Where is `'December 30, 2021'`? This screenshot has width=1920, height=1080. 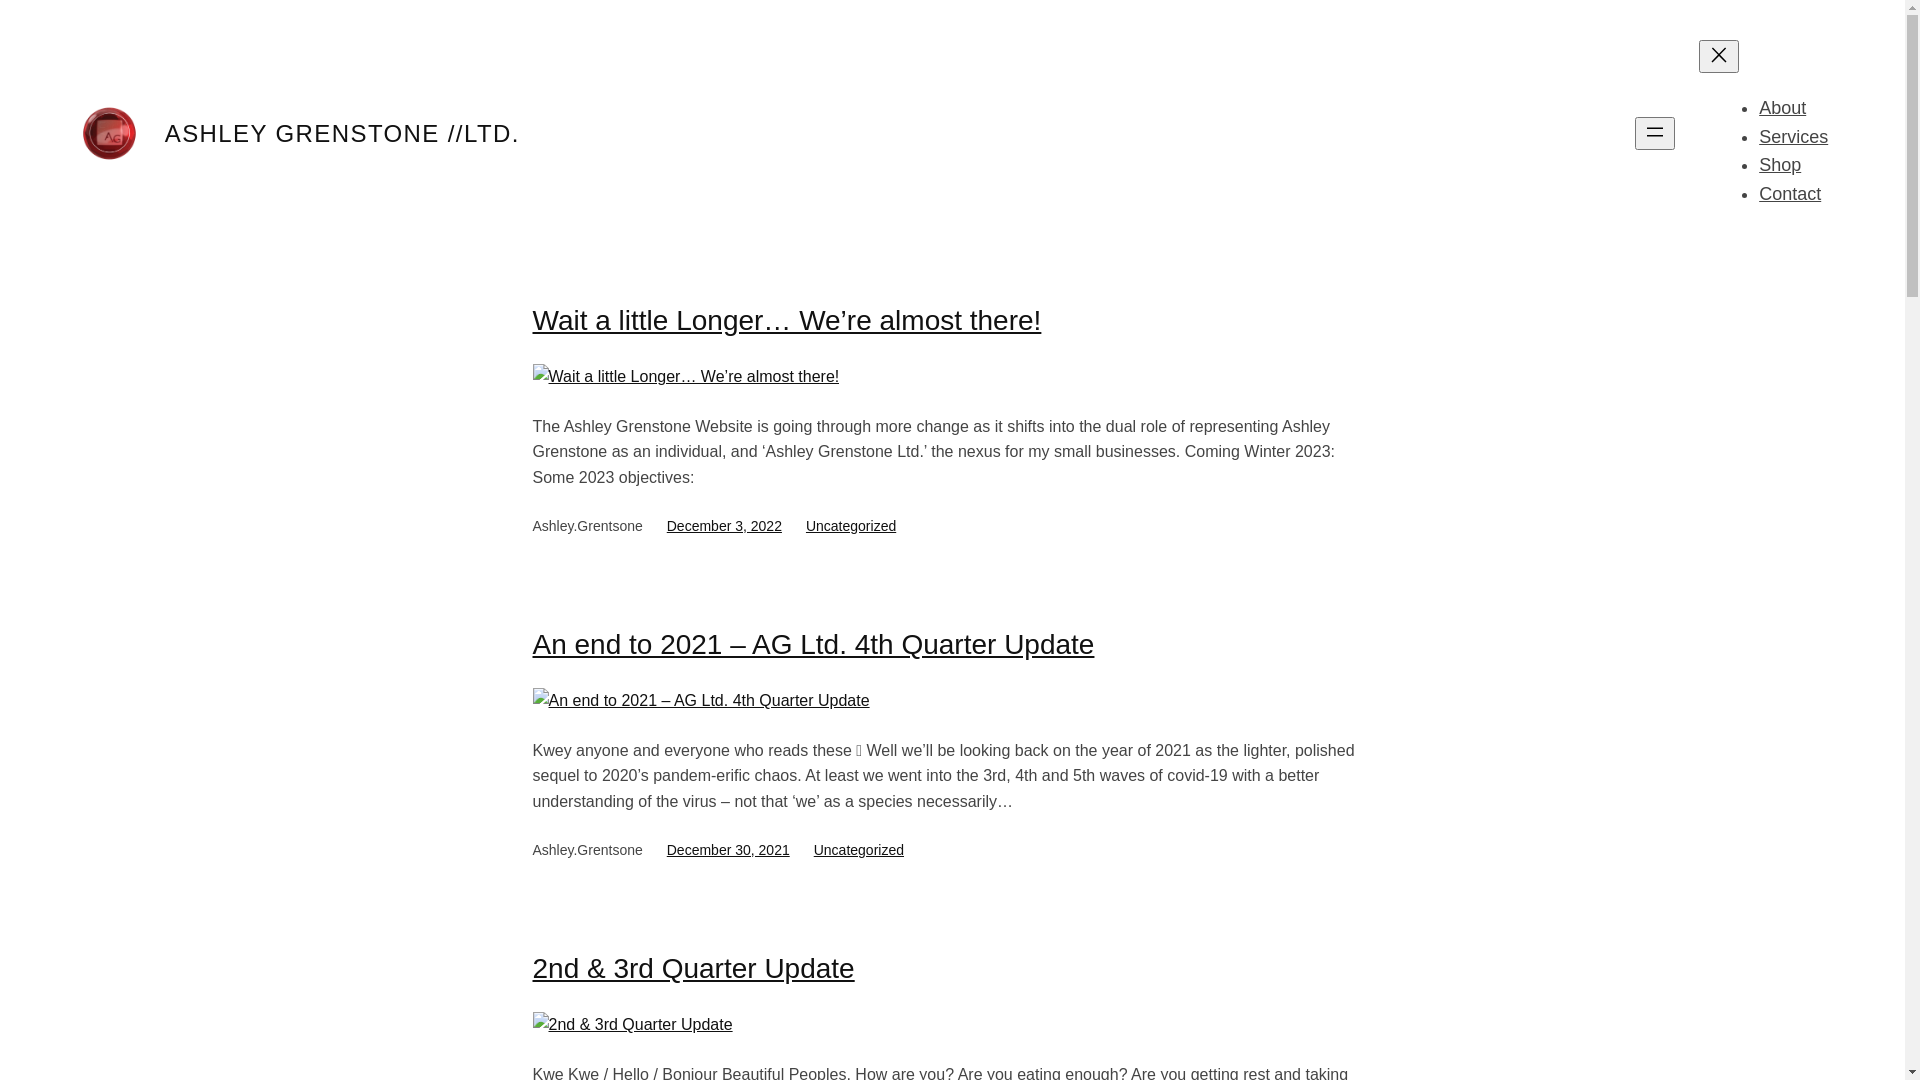 'December 30, 2021' is located at coordinates (727, 849).